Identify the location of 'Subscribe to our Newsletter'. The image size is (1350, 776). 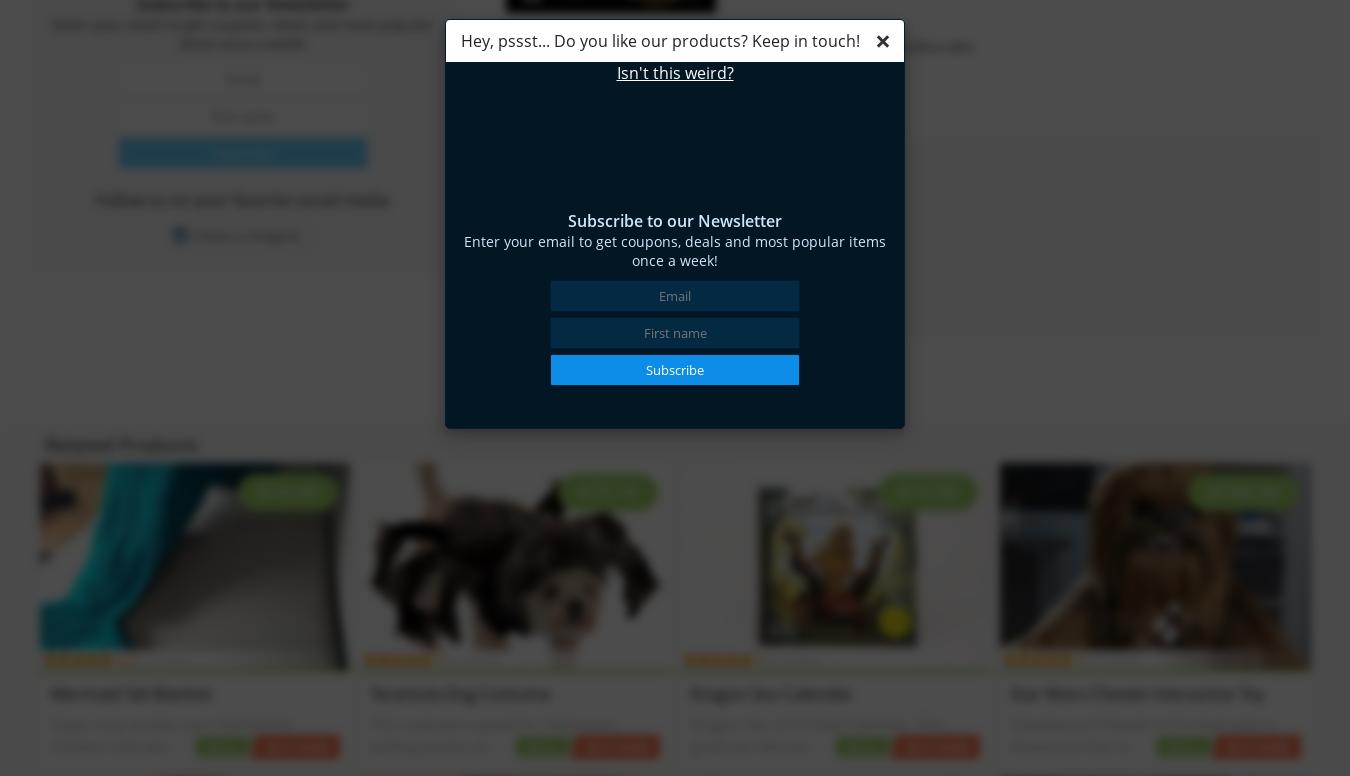
(567, 221).